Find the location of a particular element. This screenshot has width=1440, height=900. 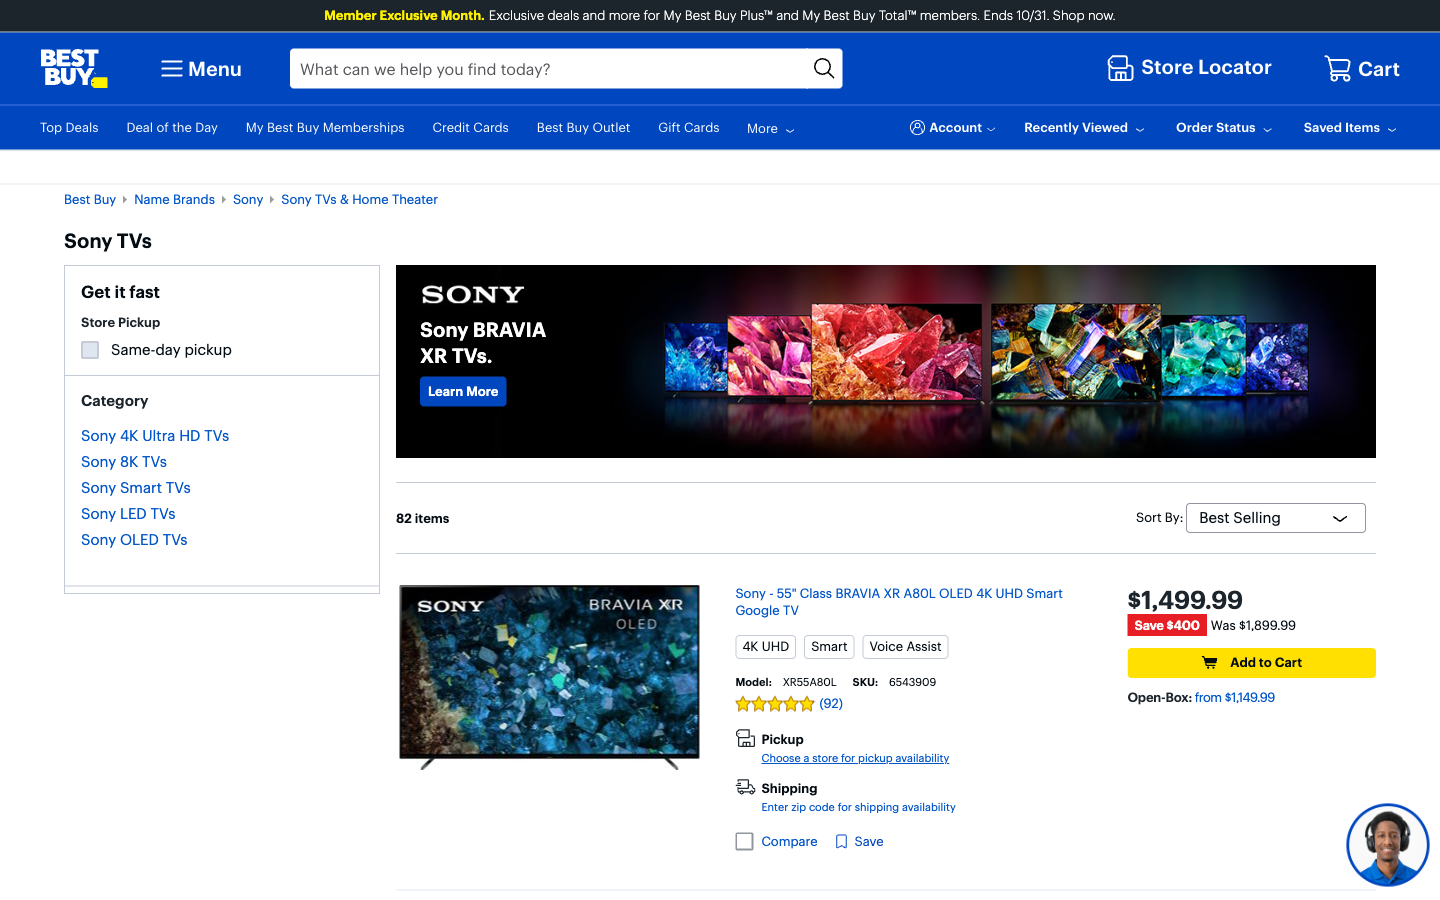

the Best Buy Credit Cards section is located at coordinates (463, 390).